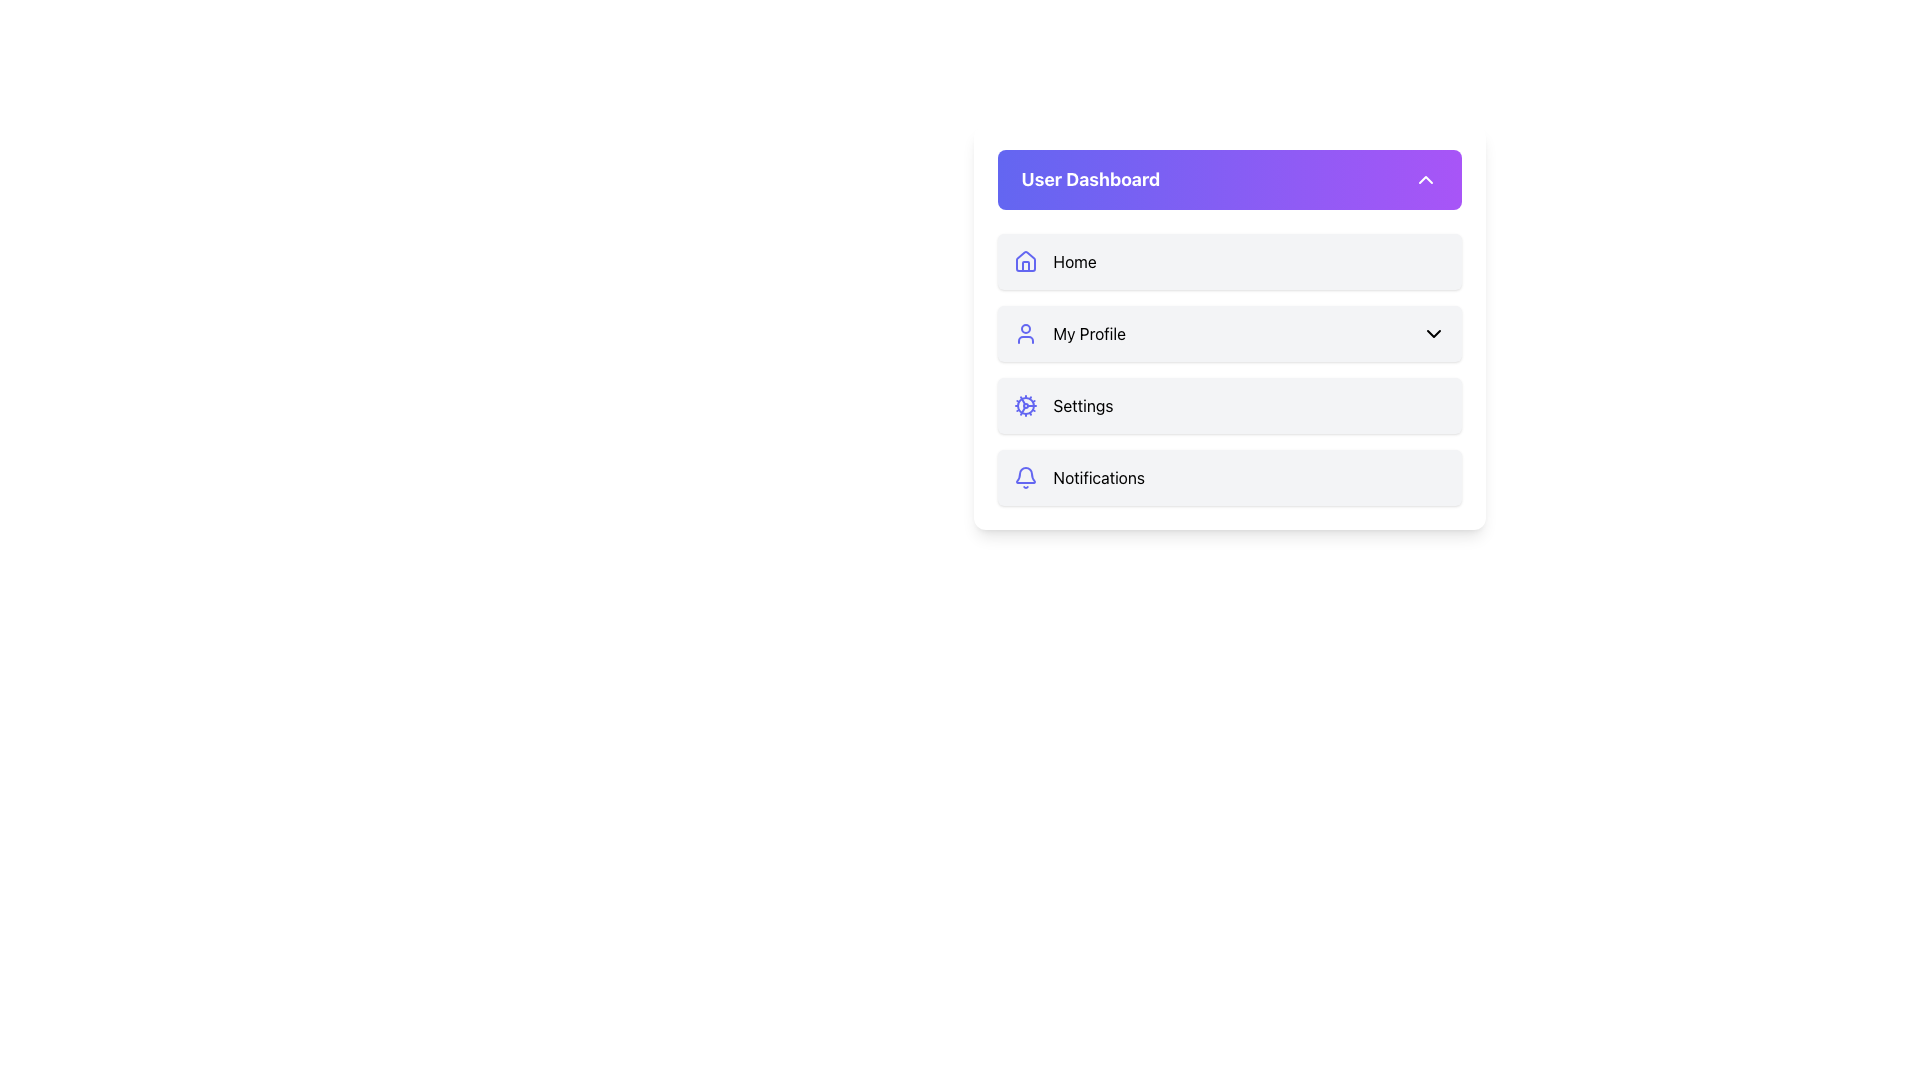 The image size is (1920, 1080). I want to click on the SVG icon resembling a house, so click(1025, 261).